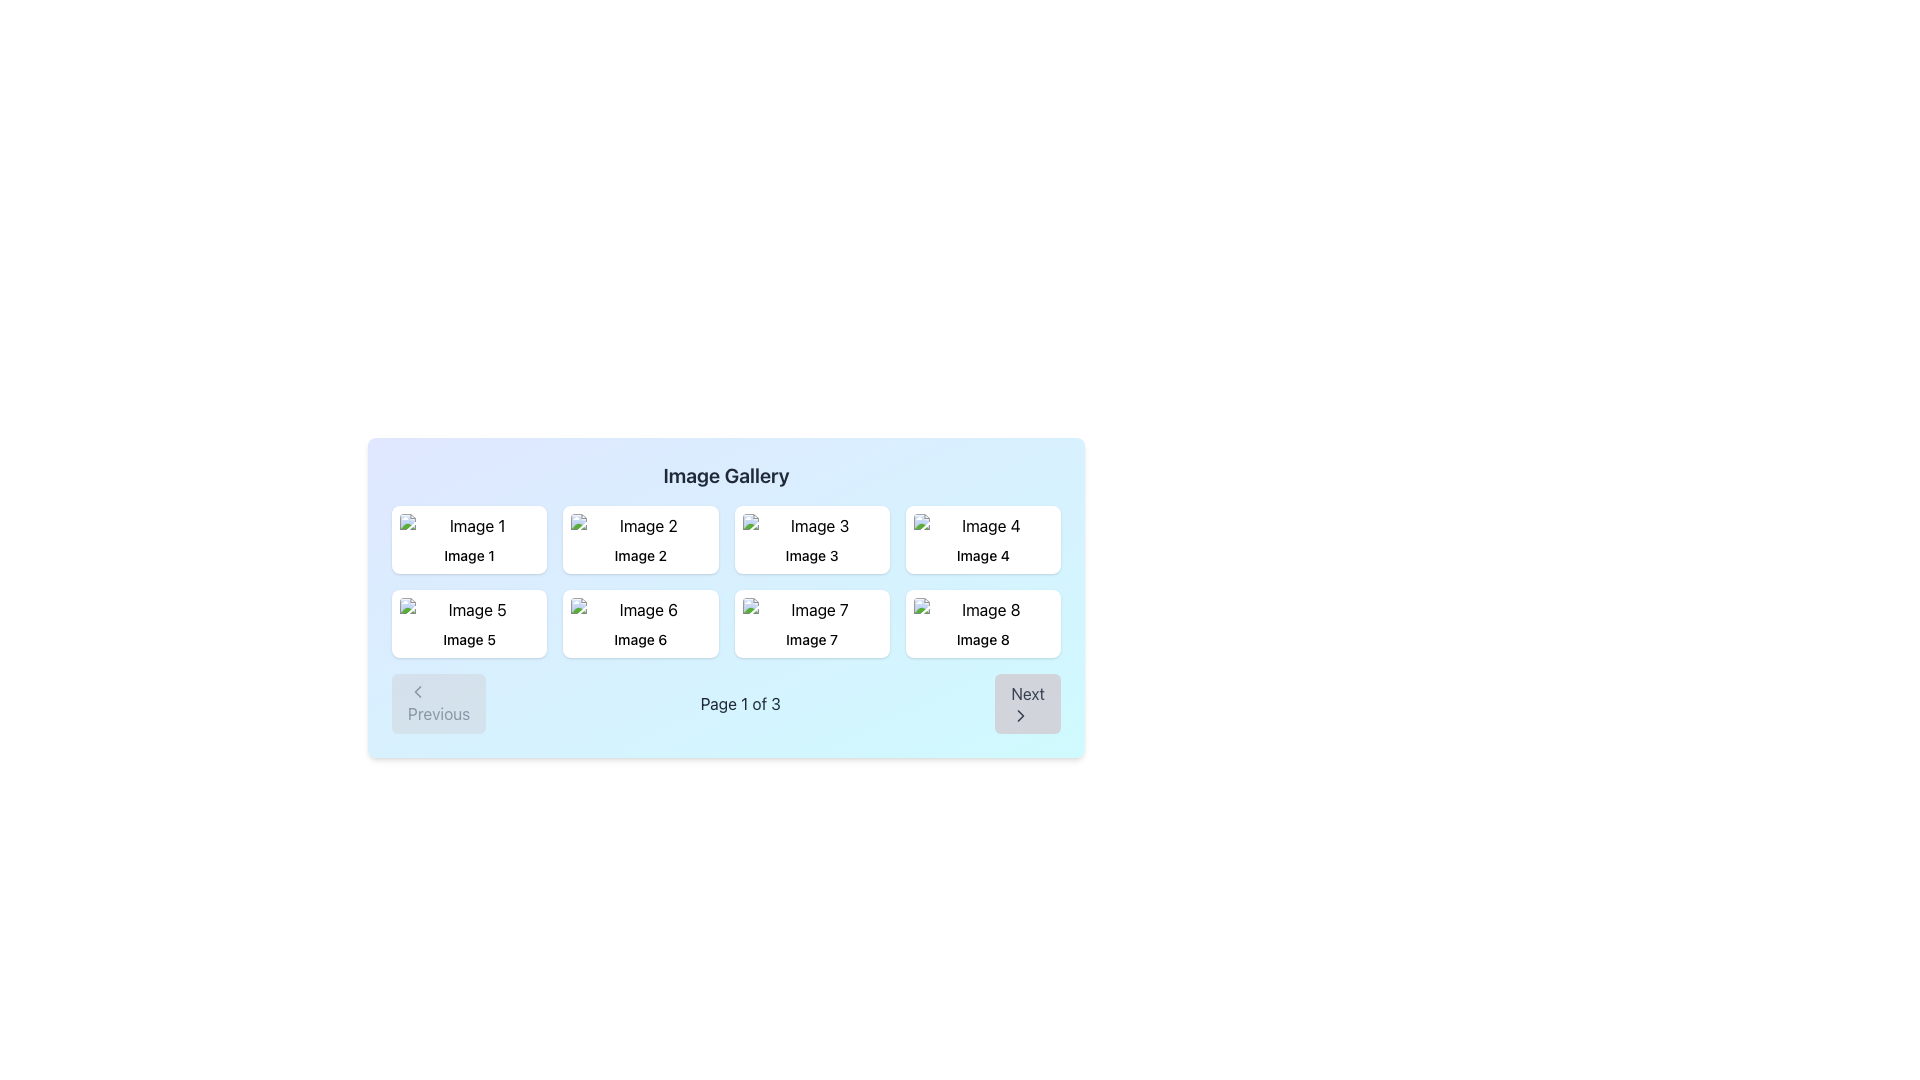  Describe the element at coordinates (983, 555) in the screenshot. I see `text label located in the fourth card of the top row of the image gallery grid, which is positioned below the 'Image 4' placeholder` at that location.